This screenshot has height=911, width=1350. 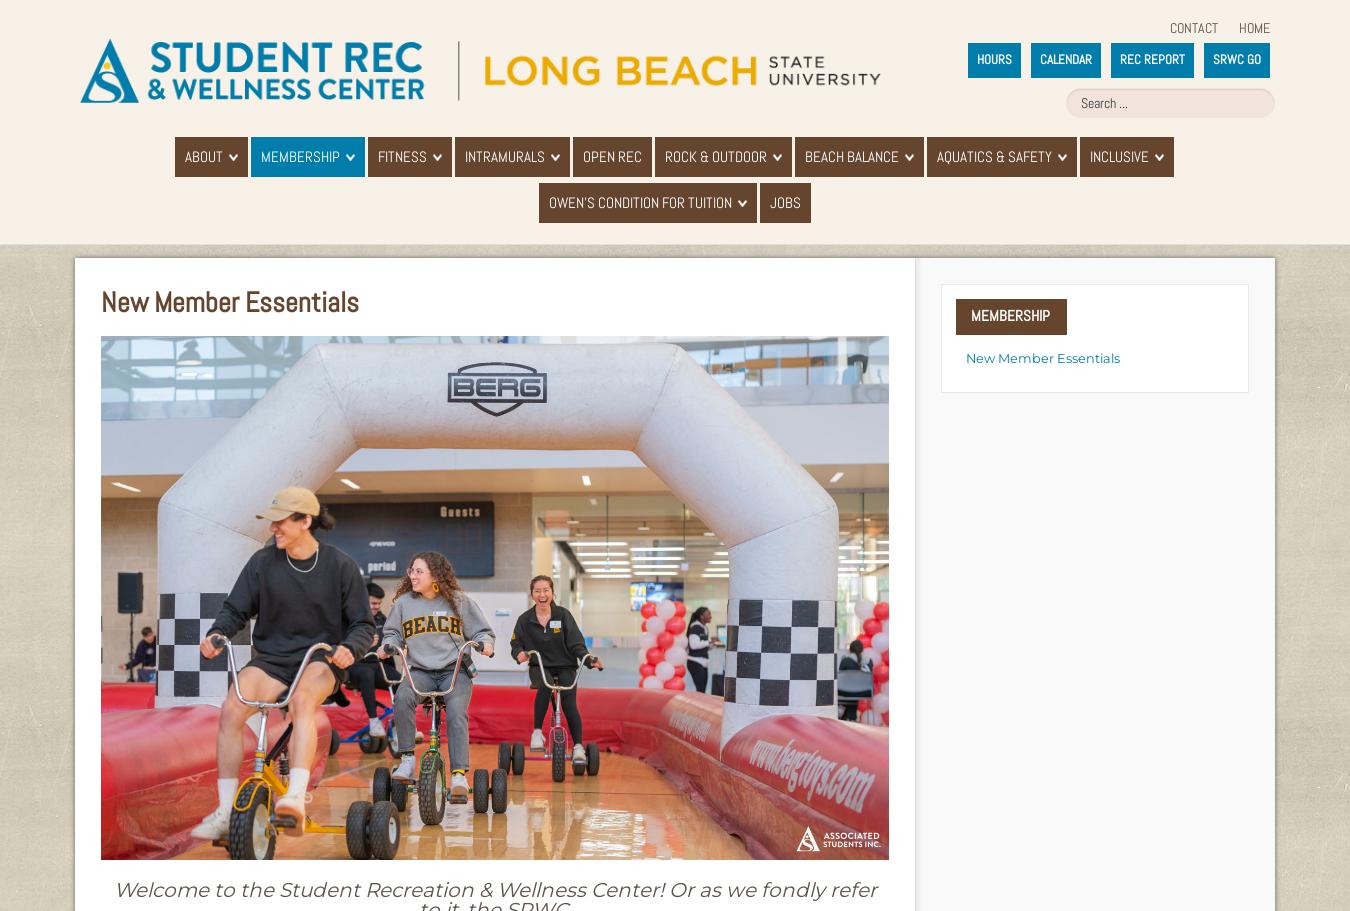 I want to click on 'Owen's Condition for Tuition', so click(x=639, y=201).